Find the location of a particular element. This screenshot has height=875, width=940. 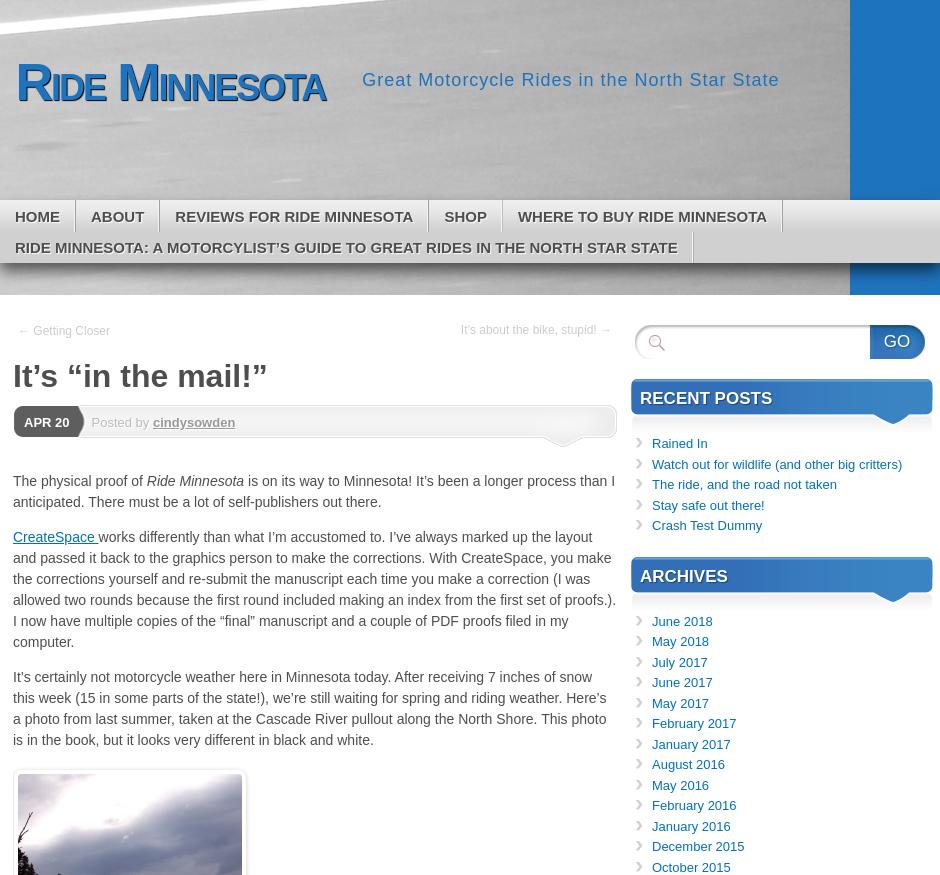

'It’s certainly not motorcycle weather here in Minnesota today. After receiving 7 inches of snow this week (15 in some parts of the state!), we’re still waiting for spring and riding weather. Here’s a photo from last summer, taken at the Cascade River pullout along the North Shore. This photo is in the book, but it looks very different in black and white.' is located at coordinates (308, 707).